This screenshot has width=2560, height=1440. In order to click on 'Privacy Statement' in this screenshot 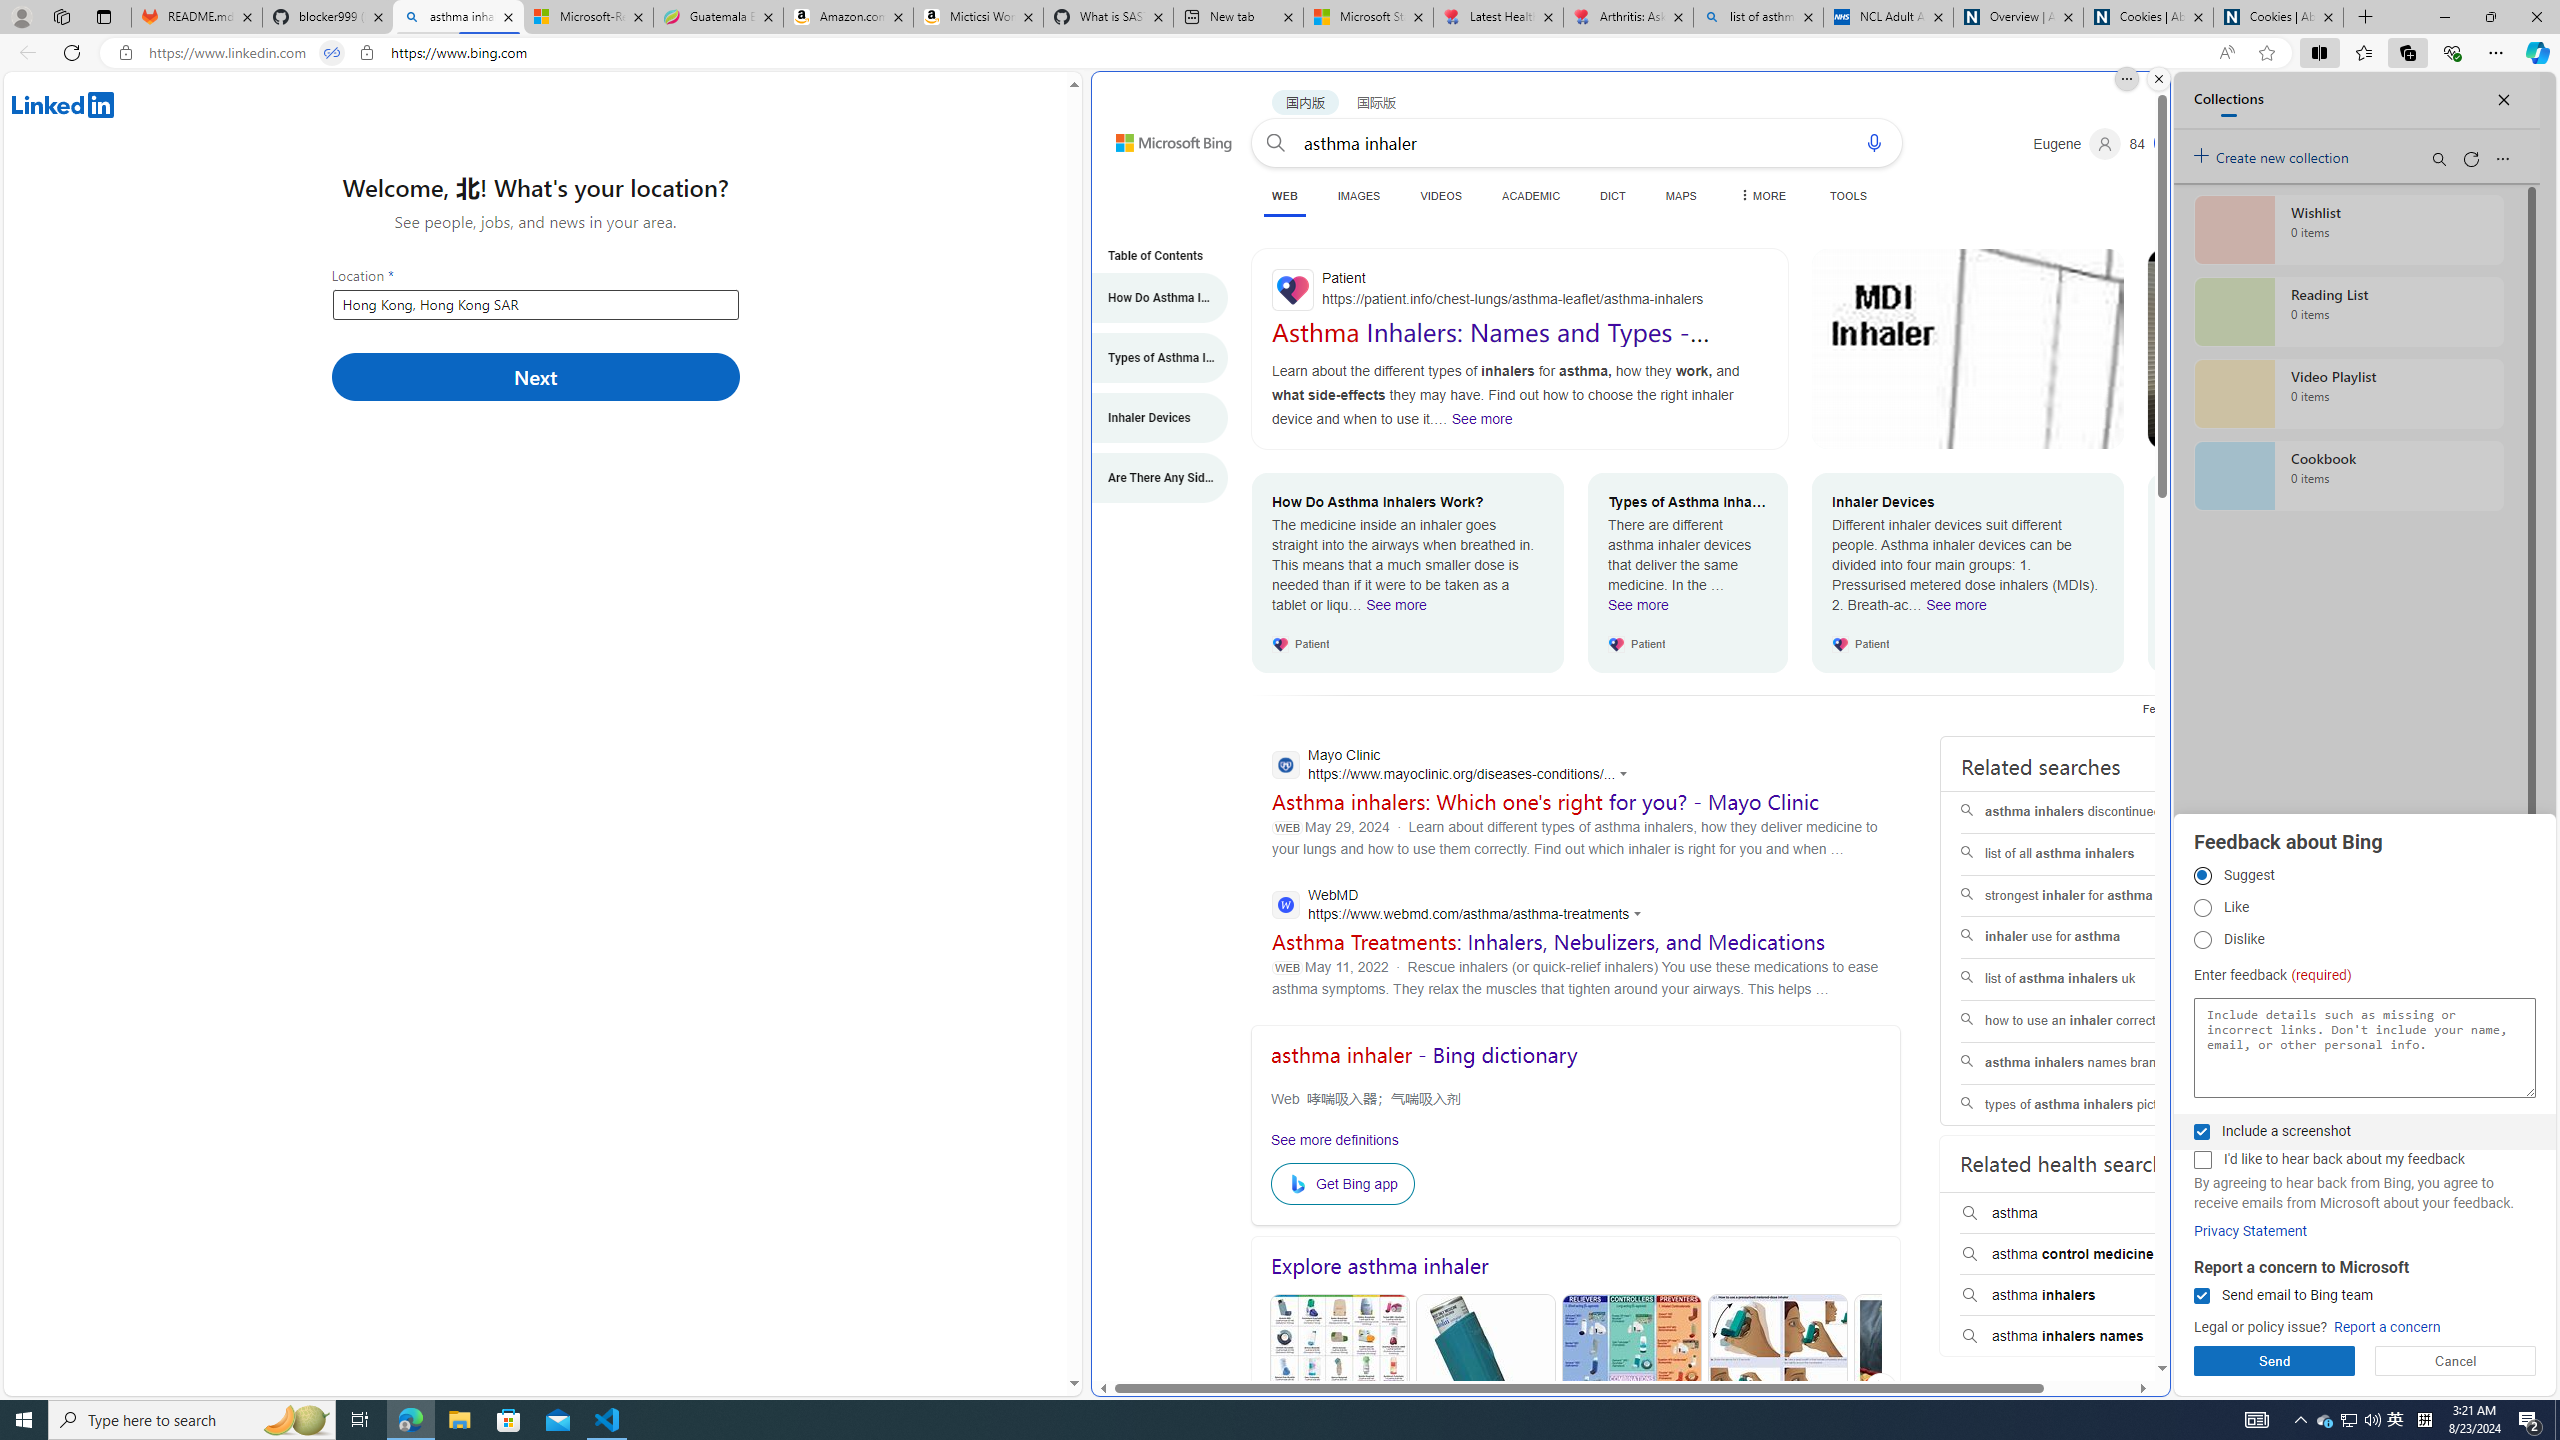, I will do `click(2250, 1230)`.